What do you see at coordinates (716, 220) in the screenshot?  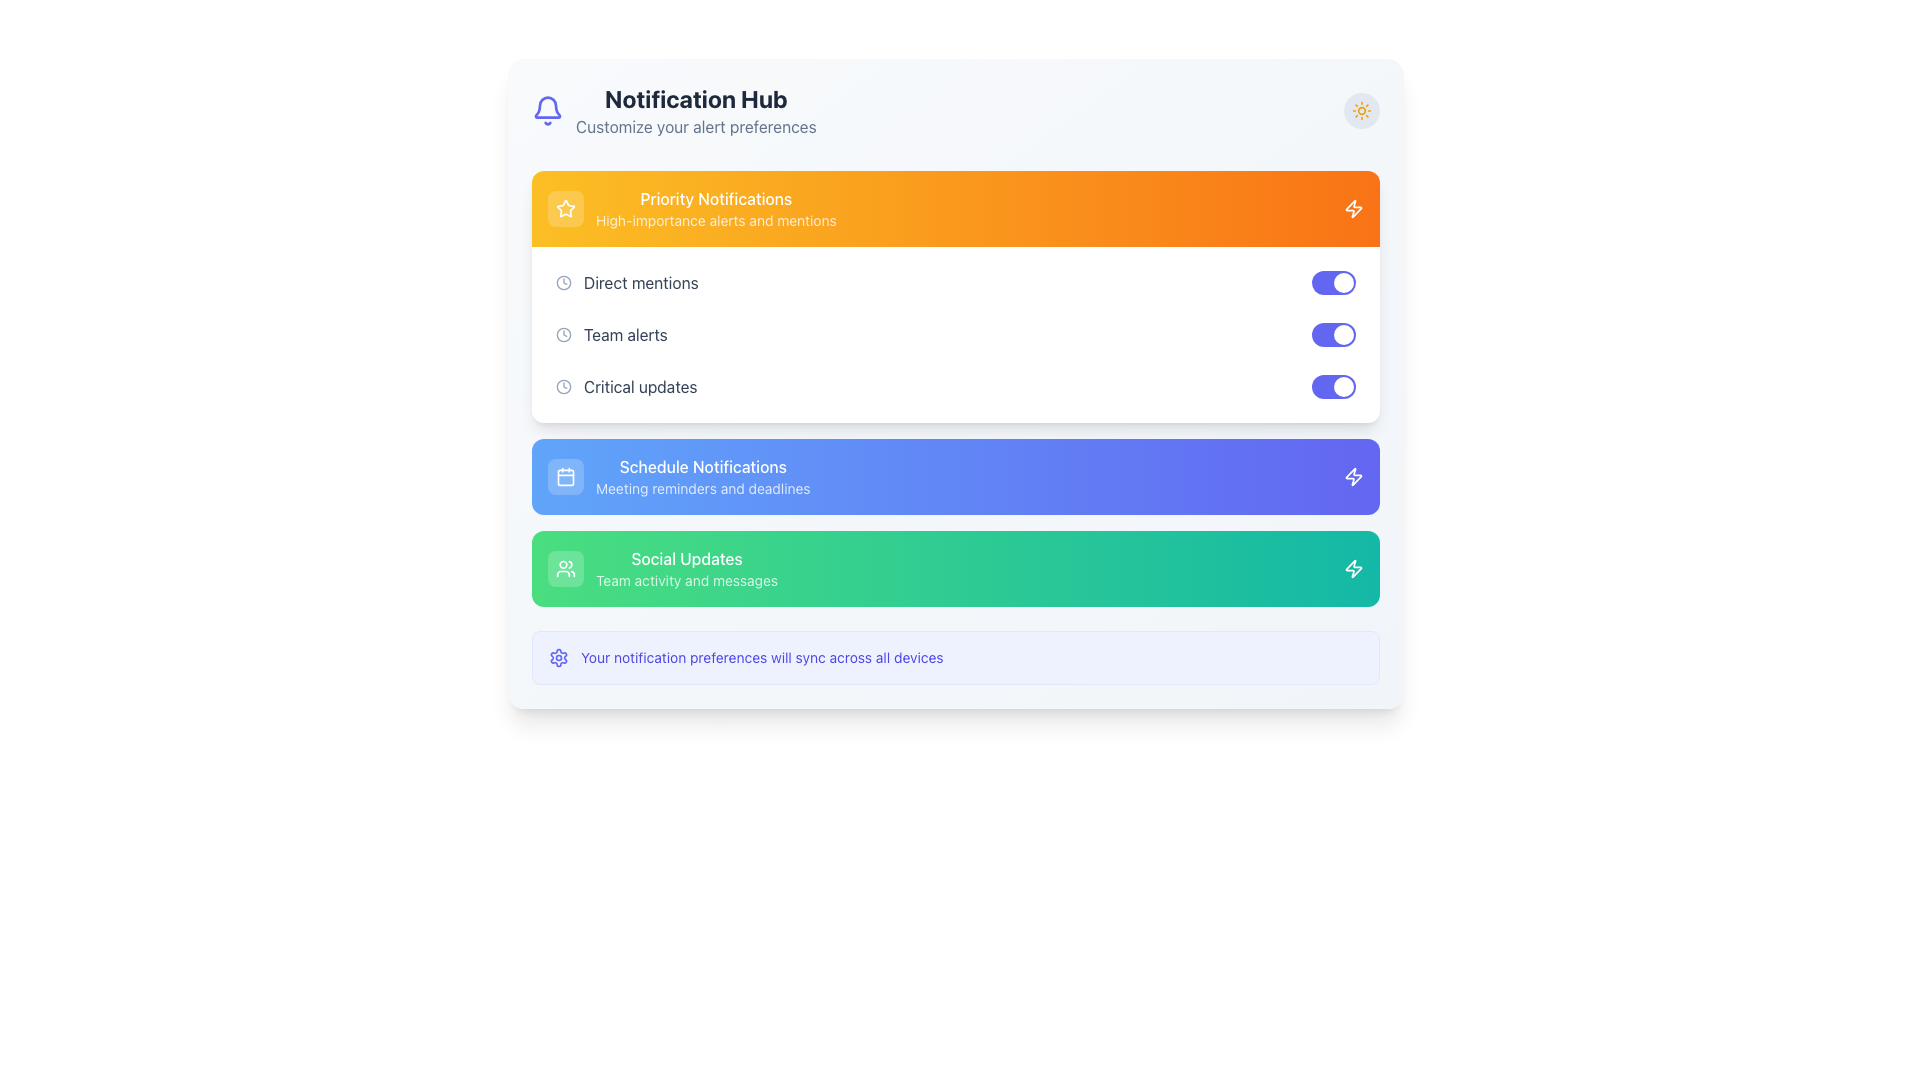 I see `the text element styled in small font with a semi-transparent white color that contains the phrase 'High-importance alerts and mentions', located below the bold title 'Priority Notifications' in the orange header section` at bounding box center [716, 220].